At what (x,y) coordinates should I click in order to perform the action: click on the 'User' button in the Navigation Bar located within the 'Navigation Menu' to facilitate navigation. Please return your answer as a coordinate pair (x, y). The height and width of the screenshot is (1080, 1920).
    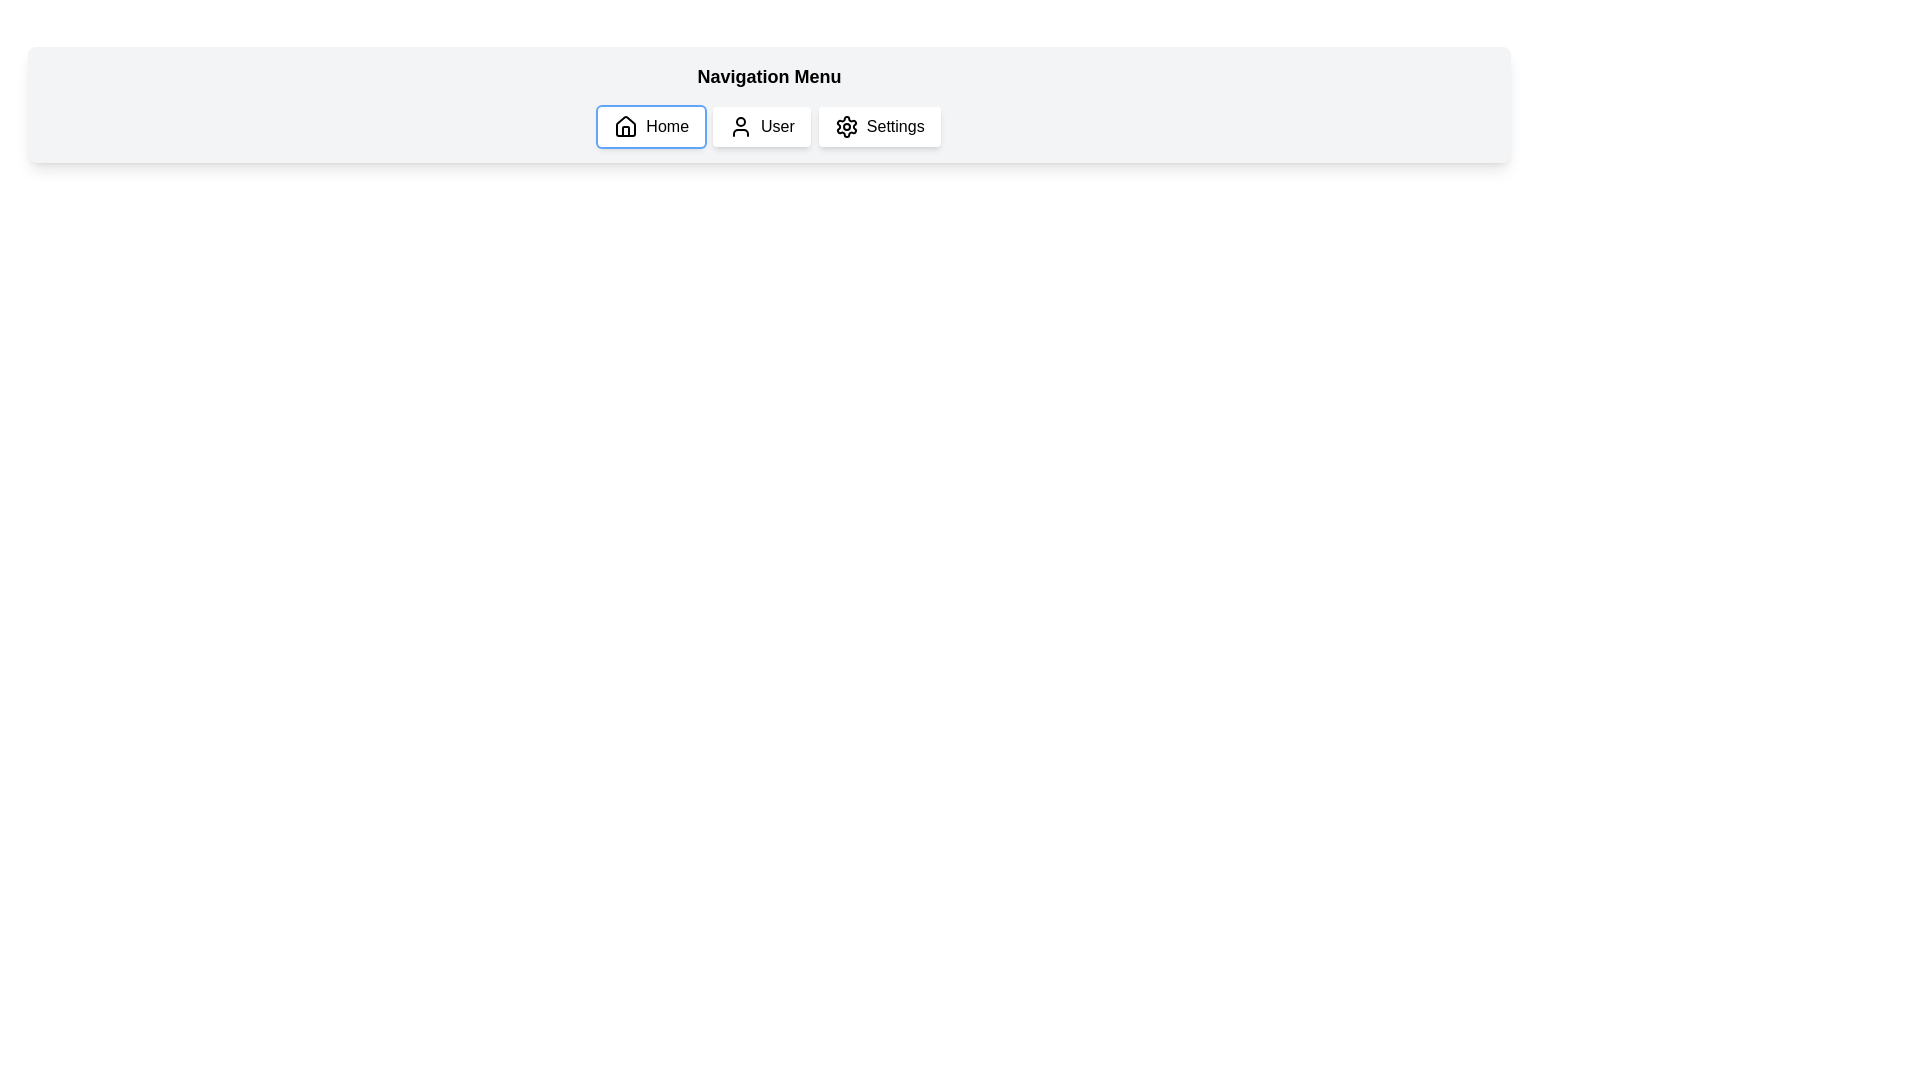
    Looking at the image, I should click on (768, 127).